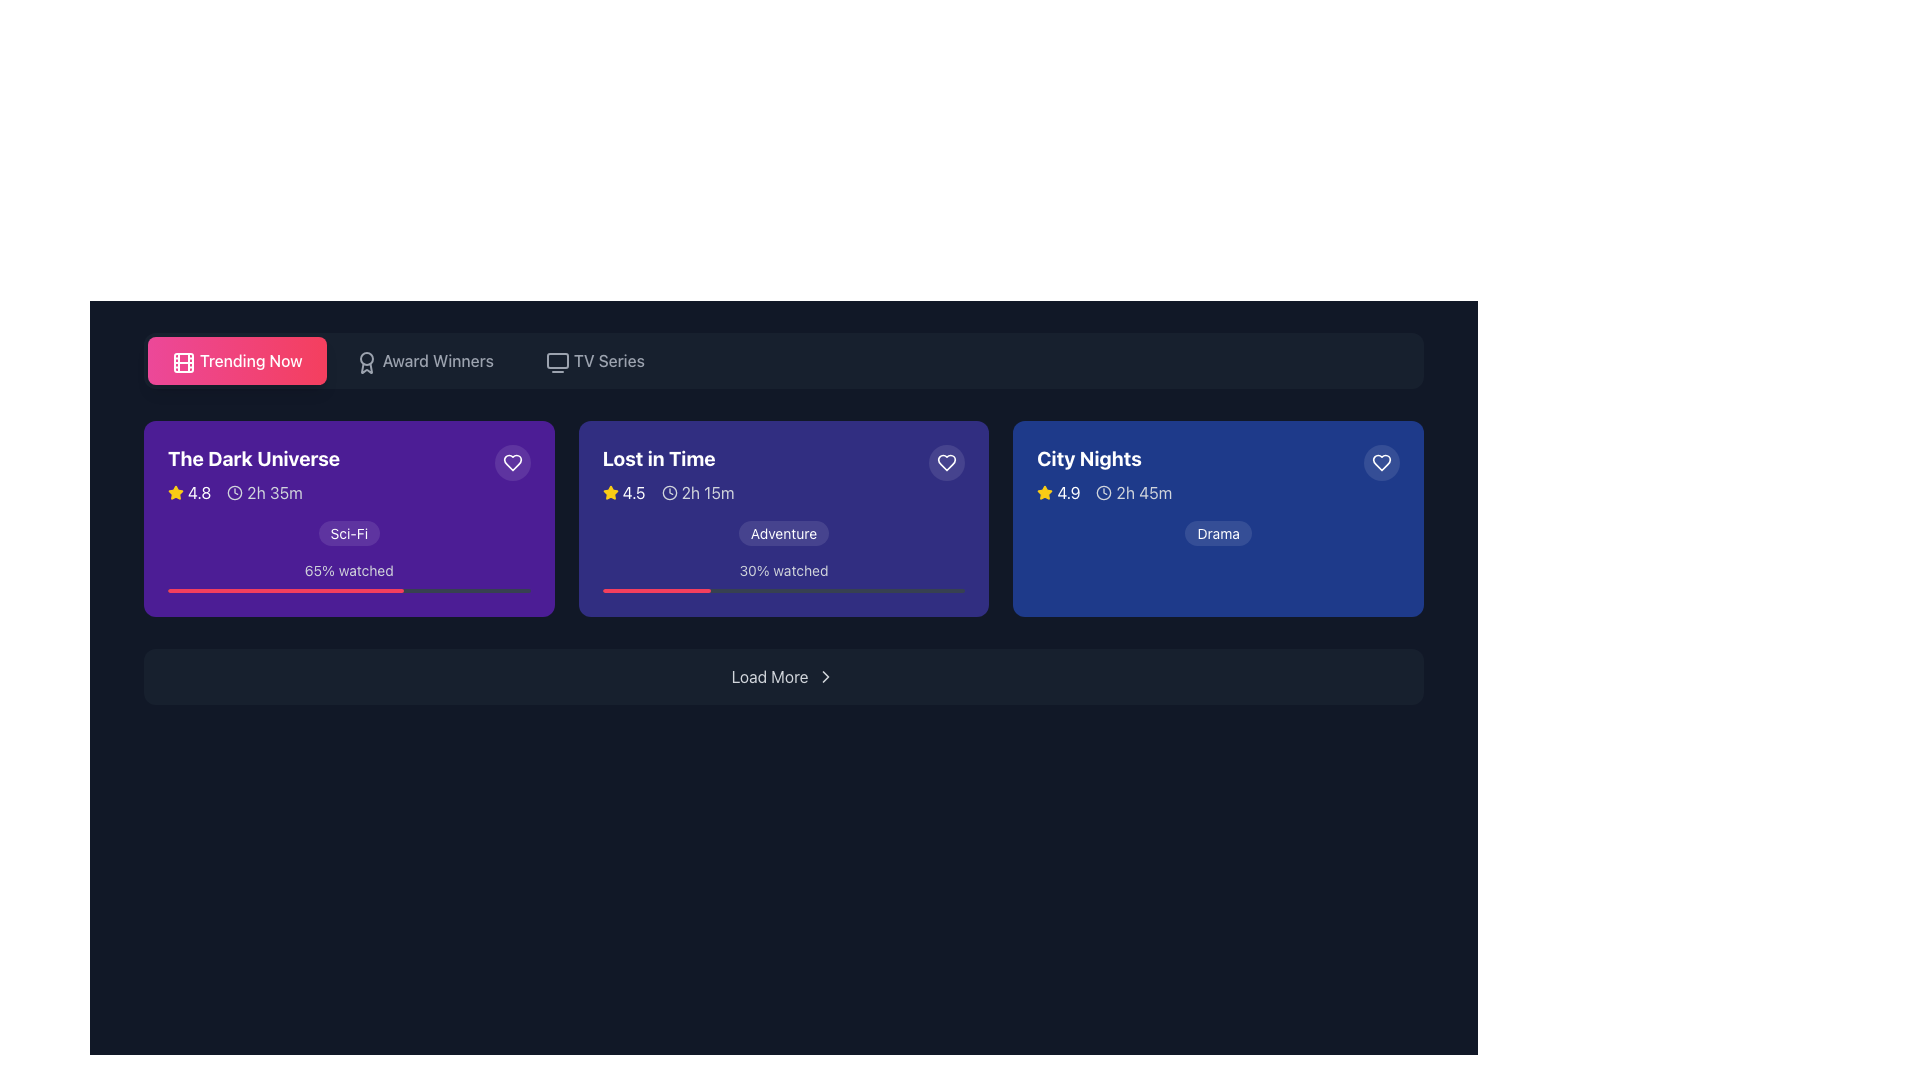 This screenshot has height=1080, width=1920. What do you see at coordinates (366, 368) in the screenshot?
I see `the award icon located in the 'Award Winners' section, which serves as a decorative or indicative graphic symbolizing an award or achievement` at bounding box center [366, 368].